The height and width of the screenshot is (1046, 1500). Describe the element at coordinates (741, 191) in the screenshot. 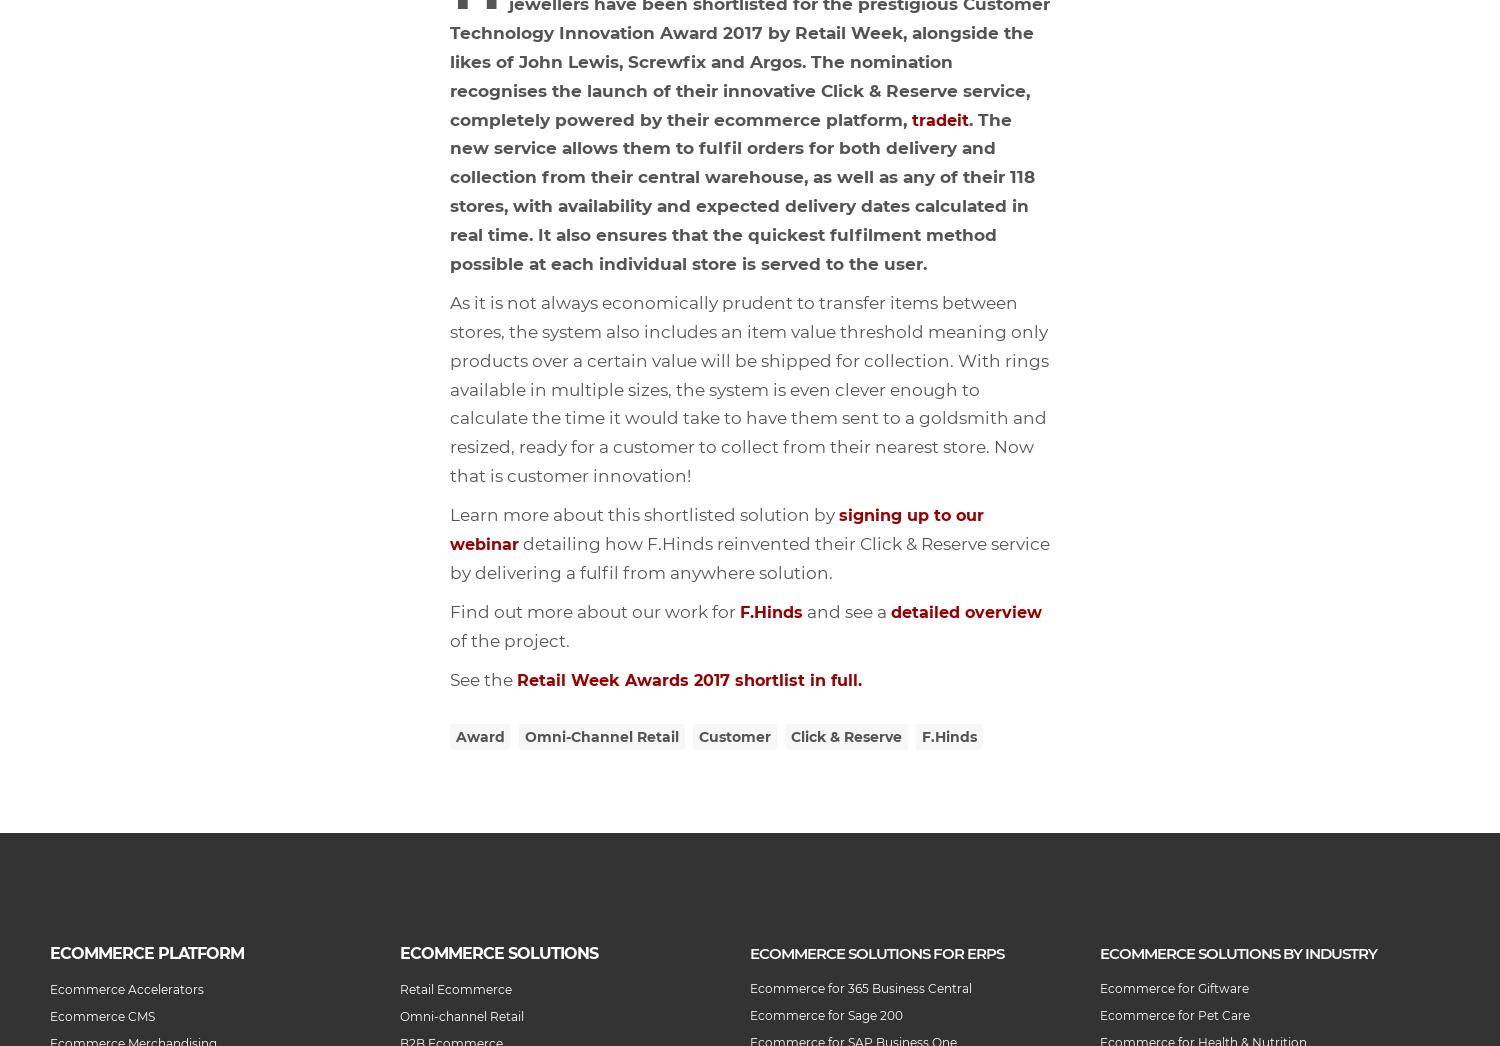

I see `'. The new service allows them to fulfil orders for both delivery and collection from their central warehouse, as well as any of their 118 stores, with availability and expected delivery dates calculated in real time. It also ensures that the quickest fulfilment method possible at each individual store is served to the user.'` at that location.